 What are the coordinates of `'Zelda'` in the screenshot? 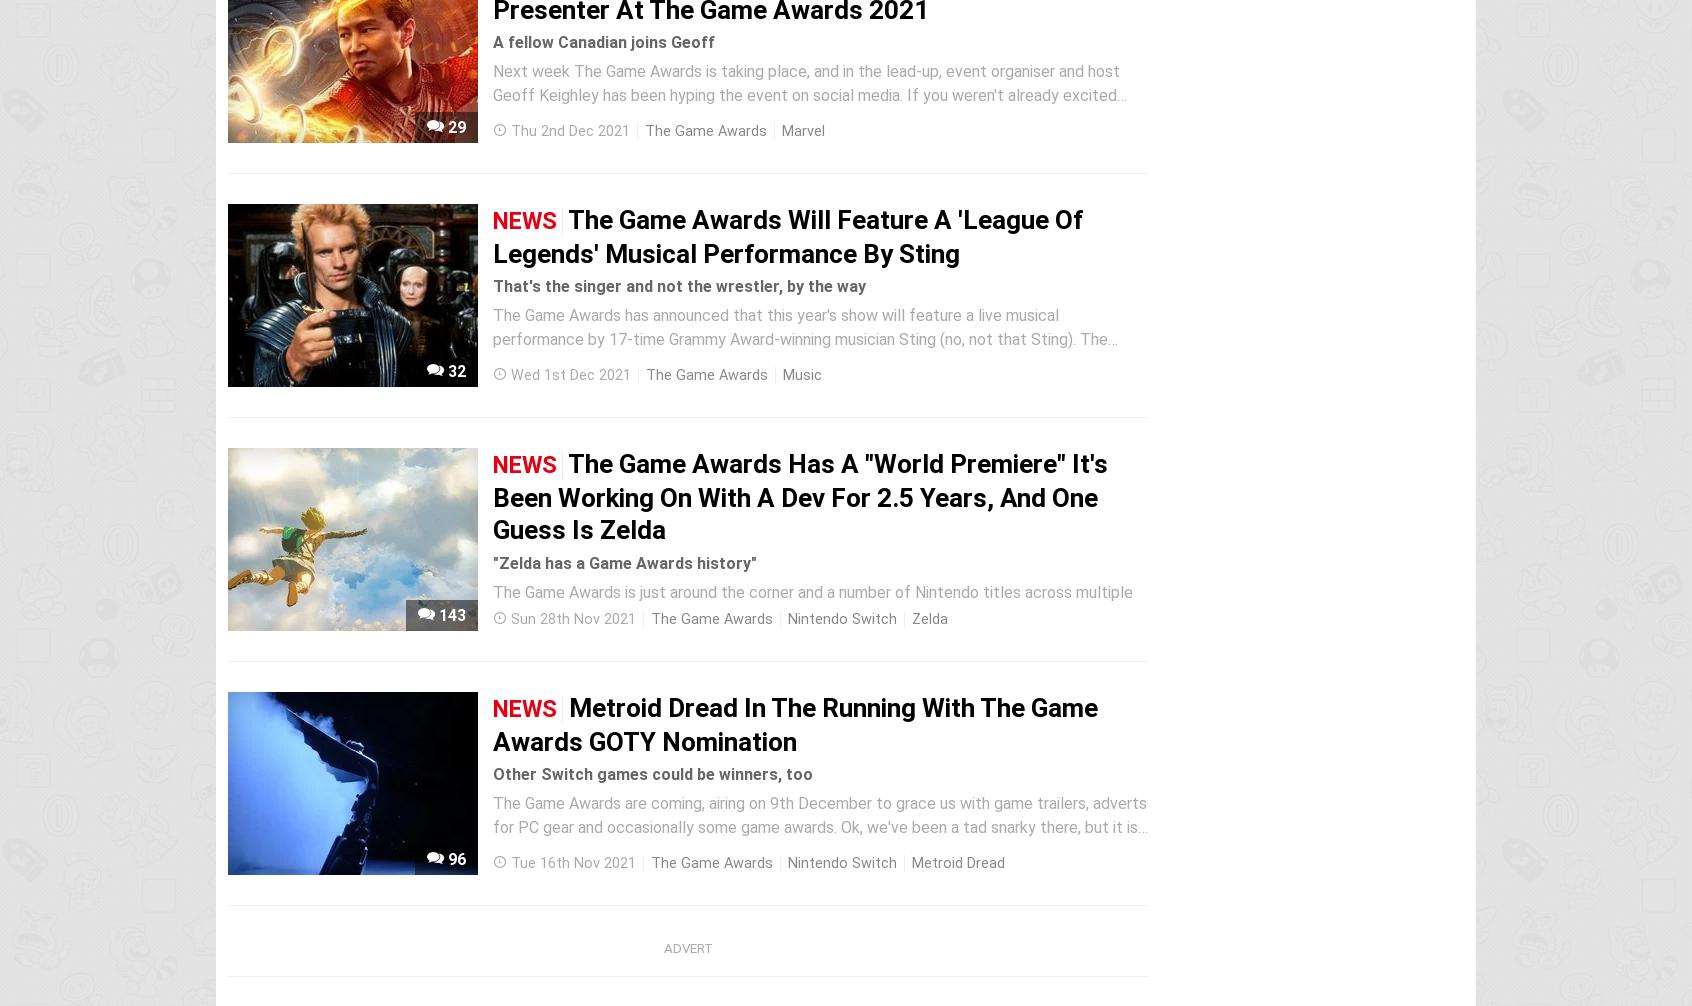 It's located at (929, 619).